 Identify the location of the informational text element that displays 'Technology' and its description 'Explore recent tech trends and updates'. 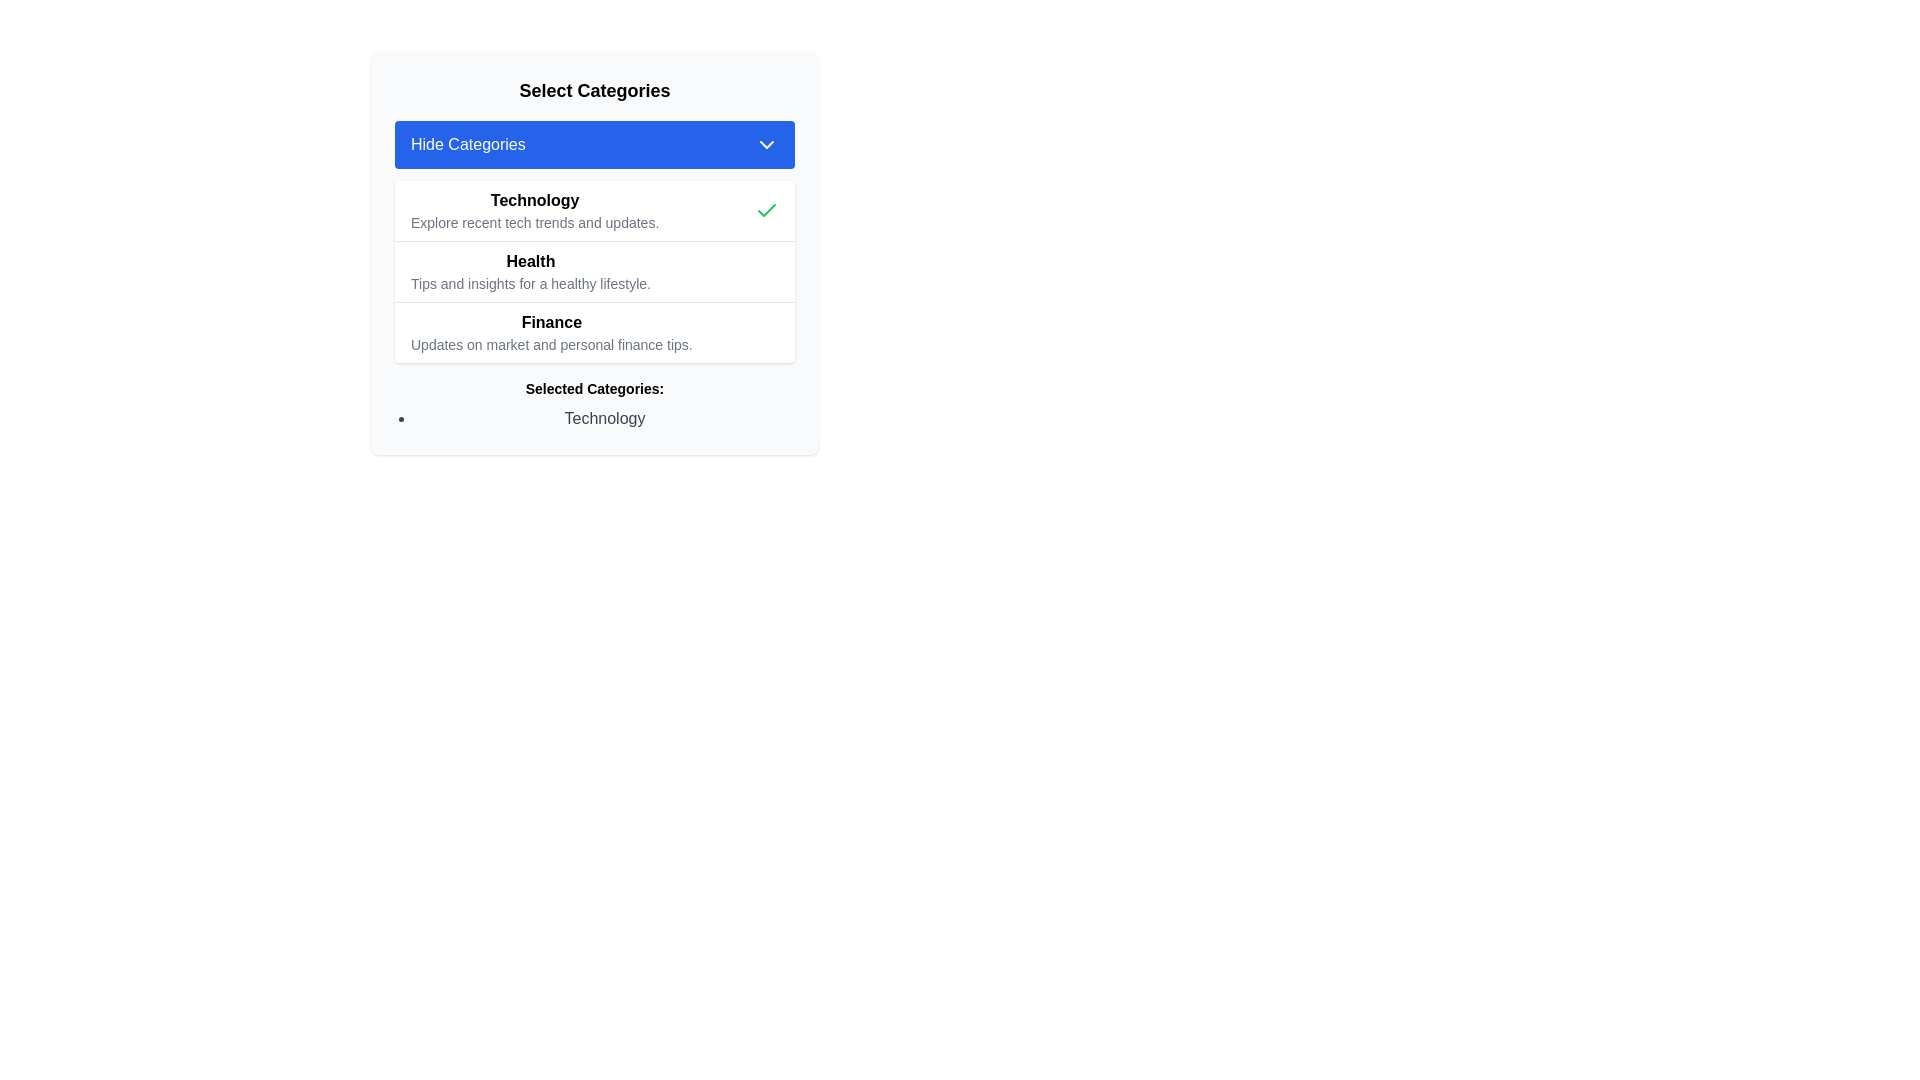
(534, 211).